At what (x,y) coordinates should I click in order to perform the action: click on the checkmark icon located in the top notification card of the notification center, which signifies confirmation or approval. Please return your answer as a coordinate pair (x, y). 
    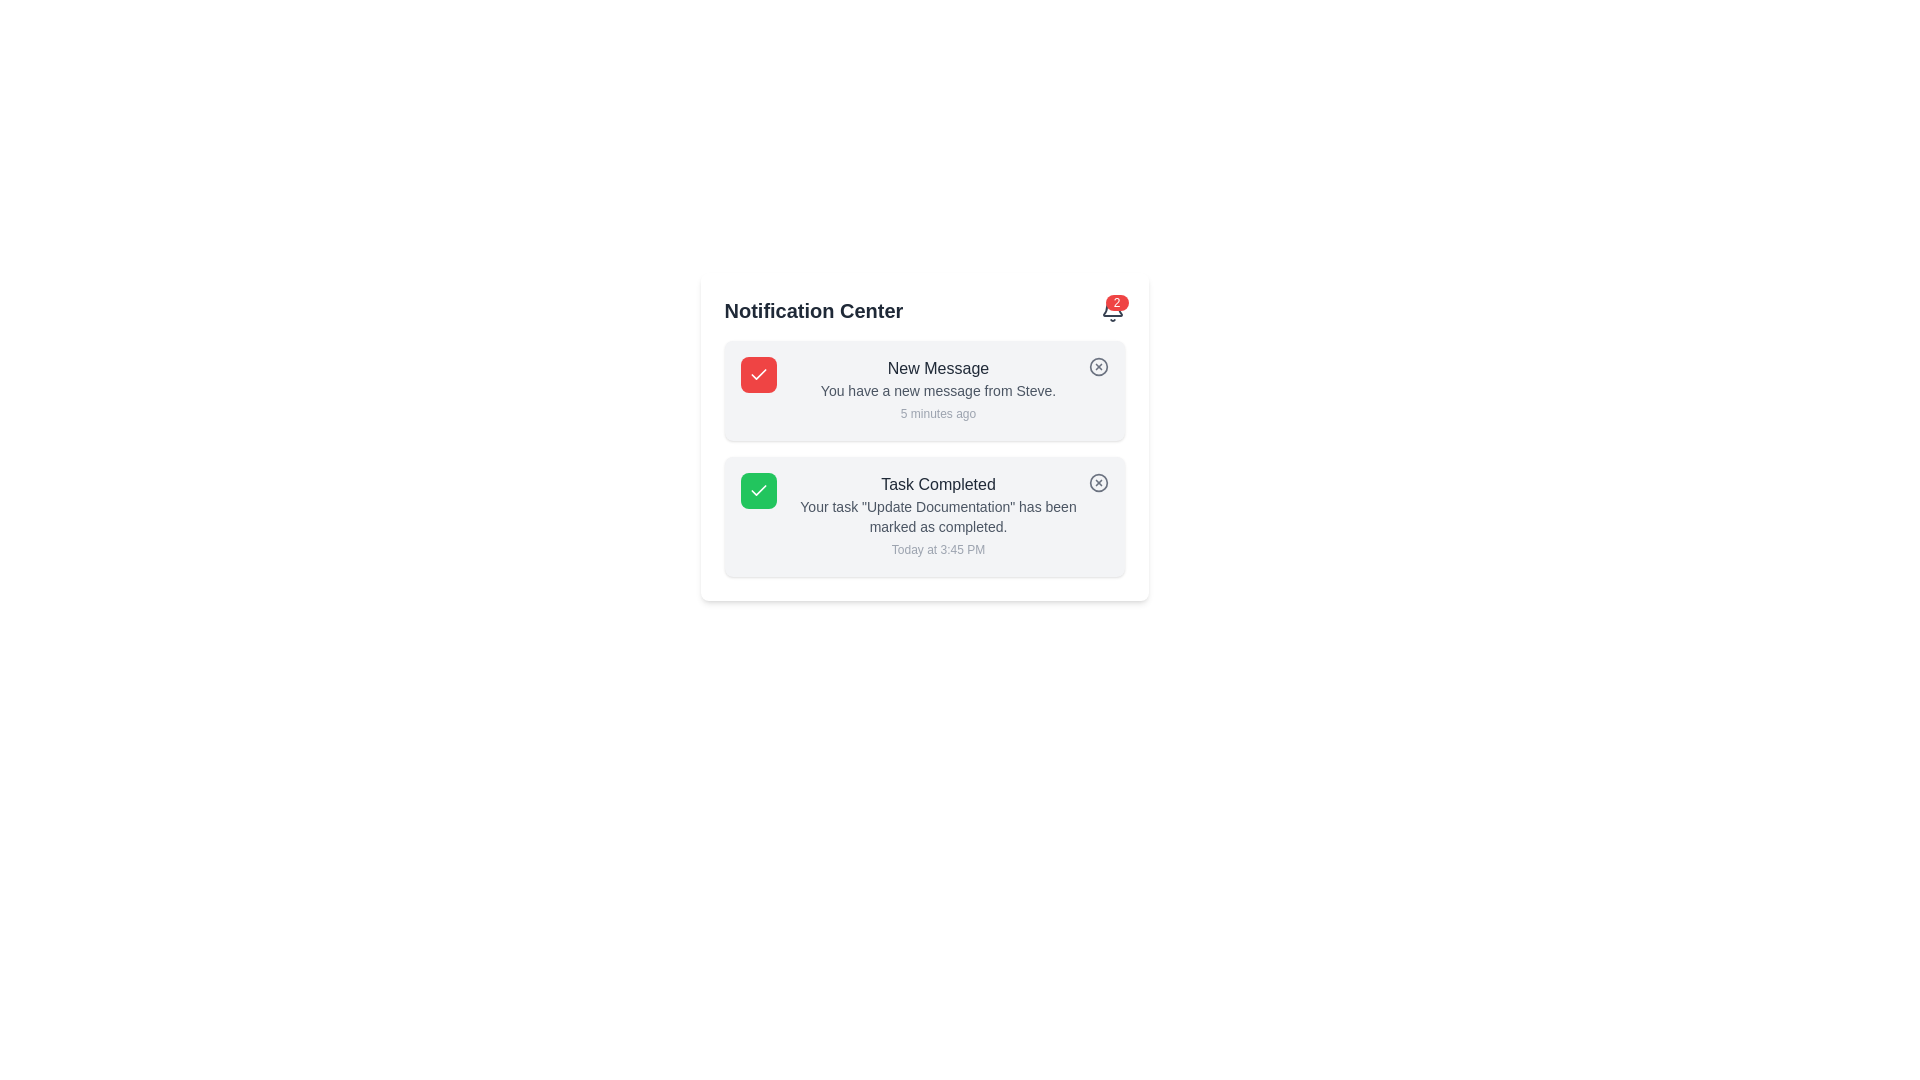
    Looking at the image, I should click on (757, 374).